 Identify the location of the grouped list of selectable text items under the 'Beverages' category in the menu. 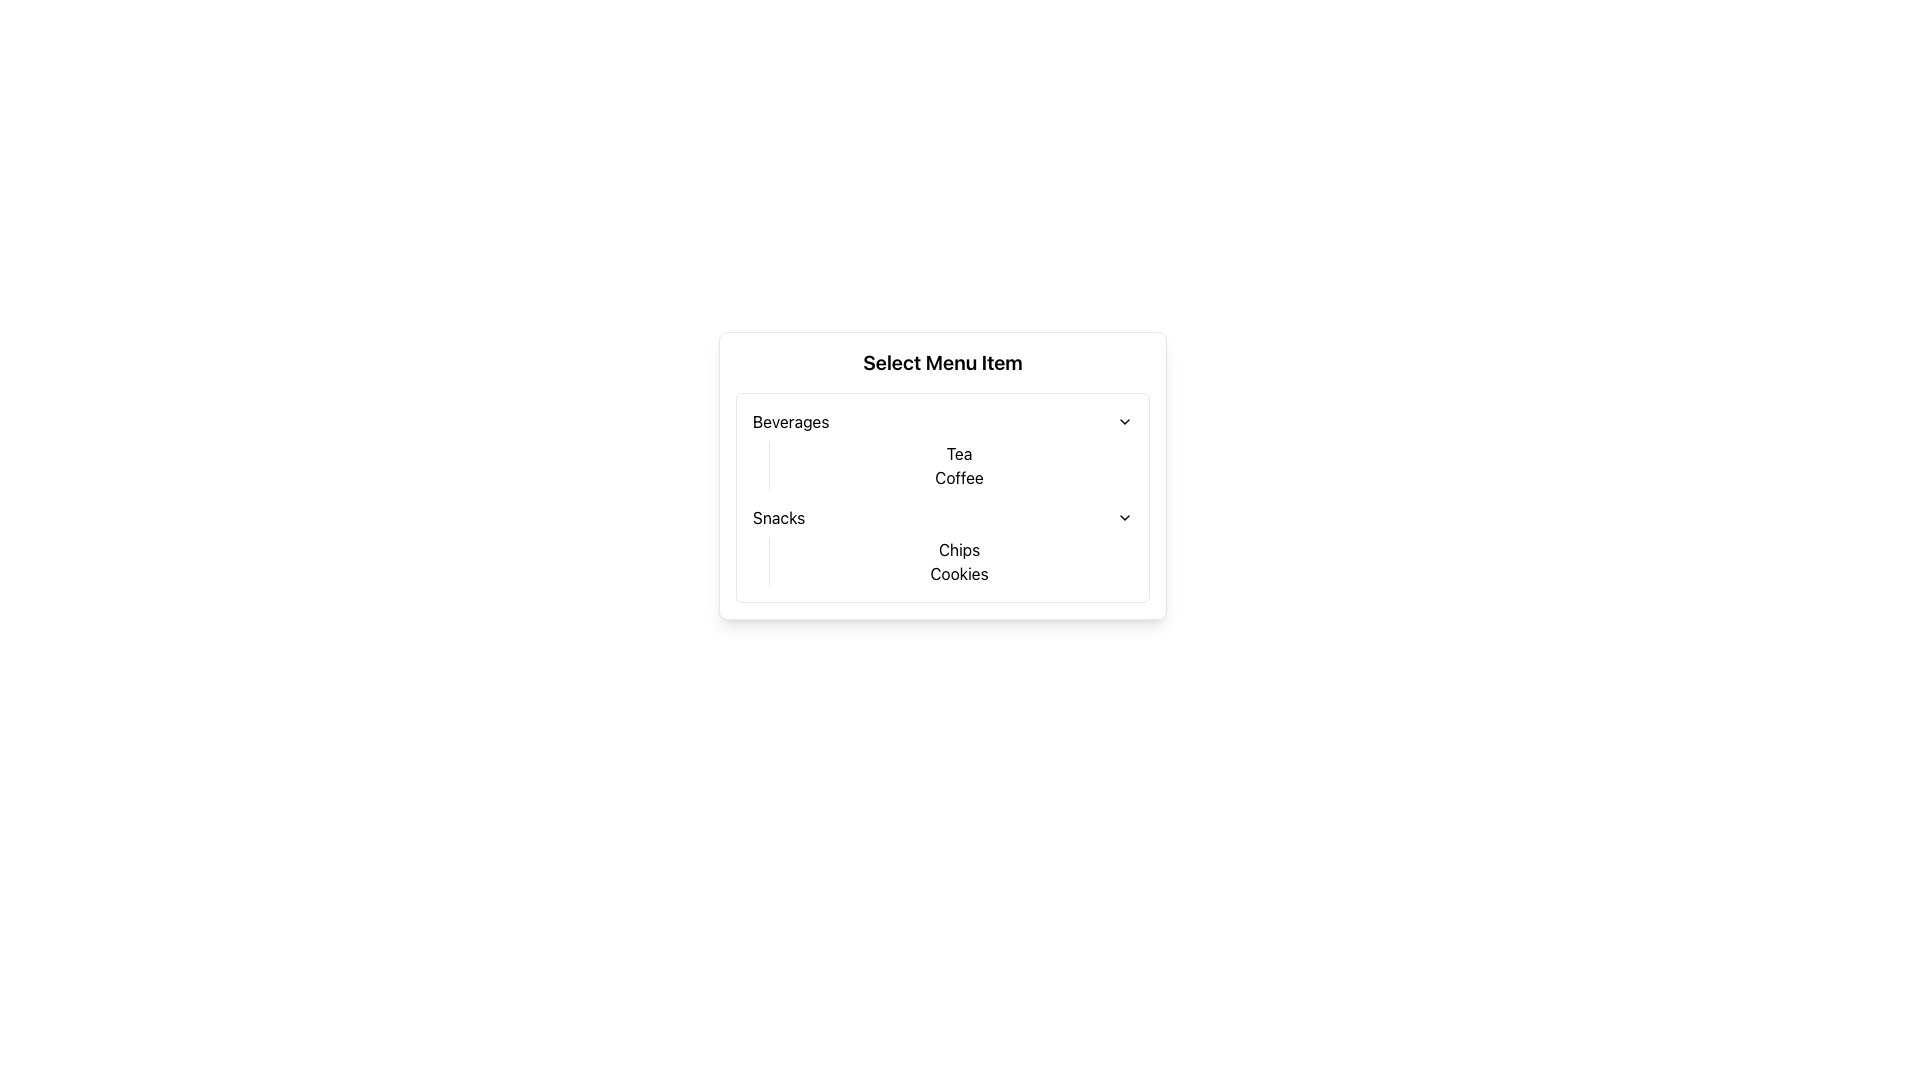
(949, 466).